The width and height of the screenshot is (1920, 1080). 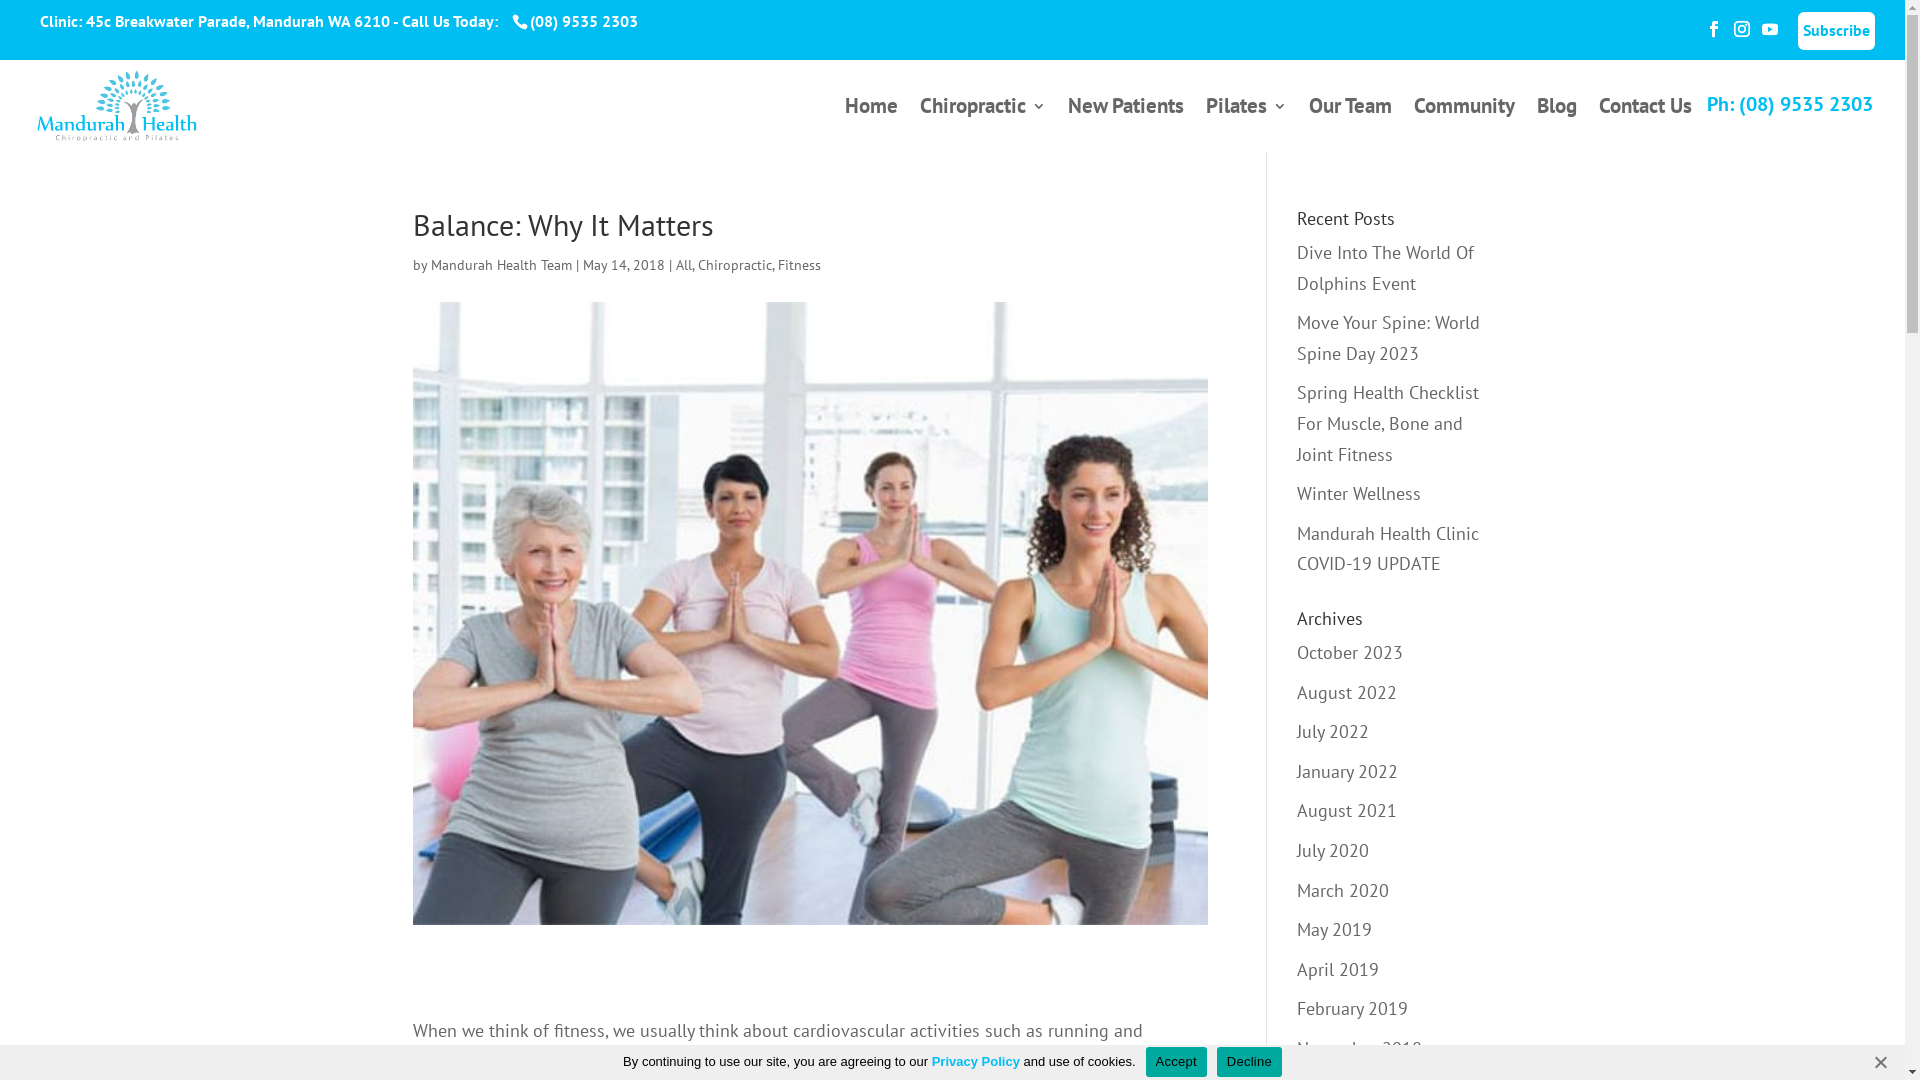 I want to click on 'Blog', so click(x=1555, y=125).